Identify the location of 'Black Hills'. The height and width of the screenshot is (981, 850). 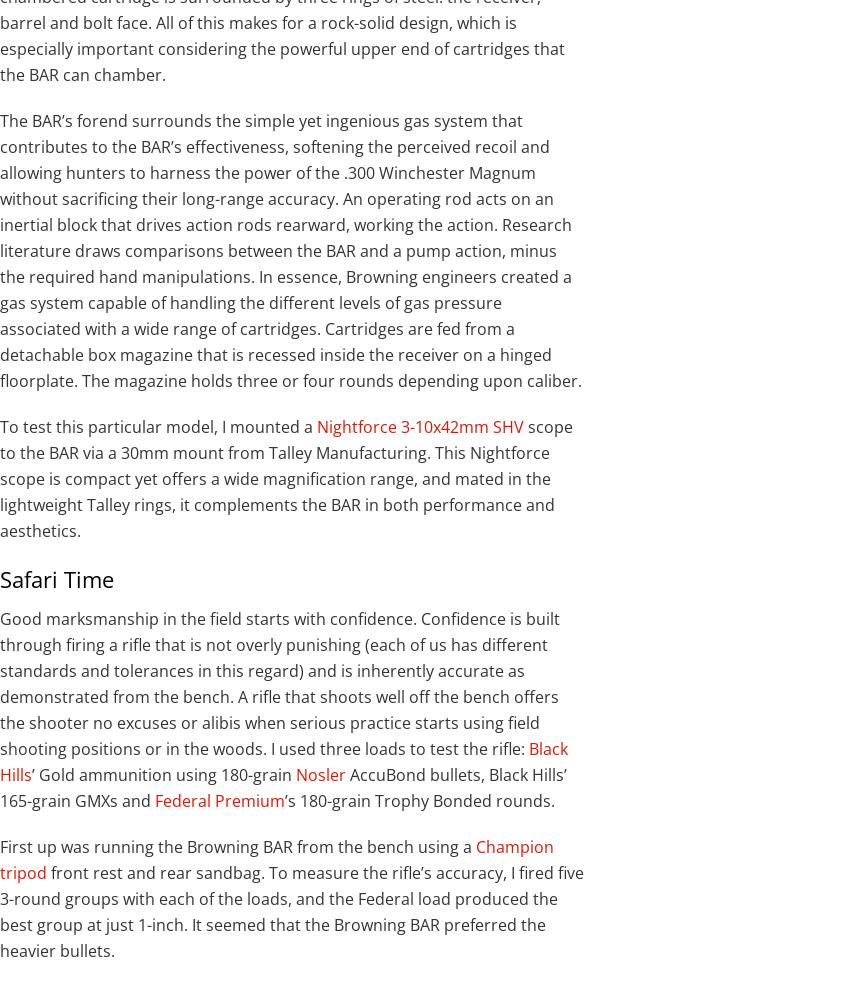
(282, 762).